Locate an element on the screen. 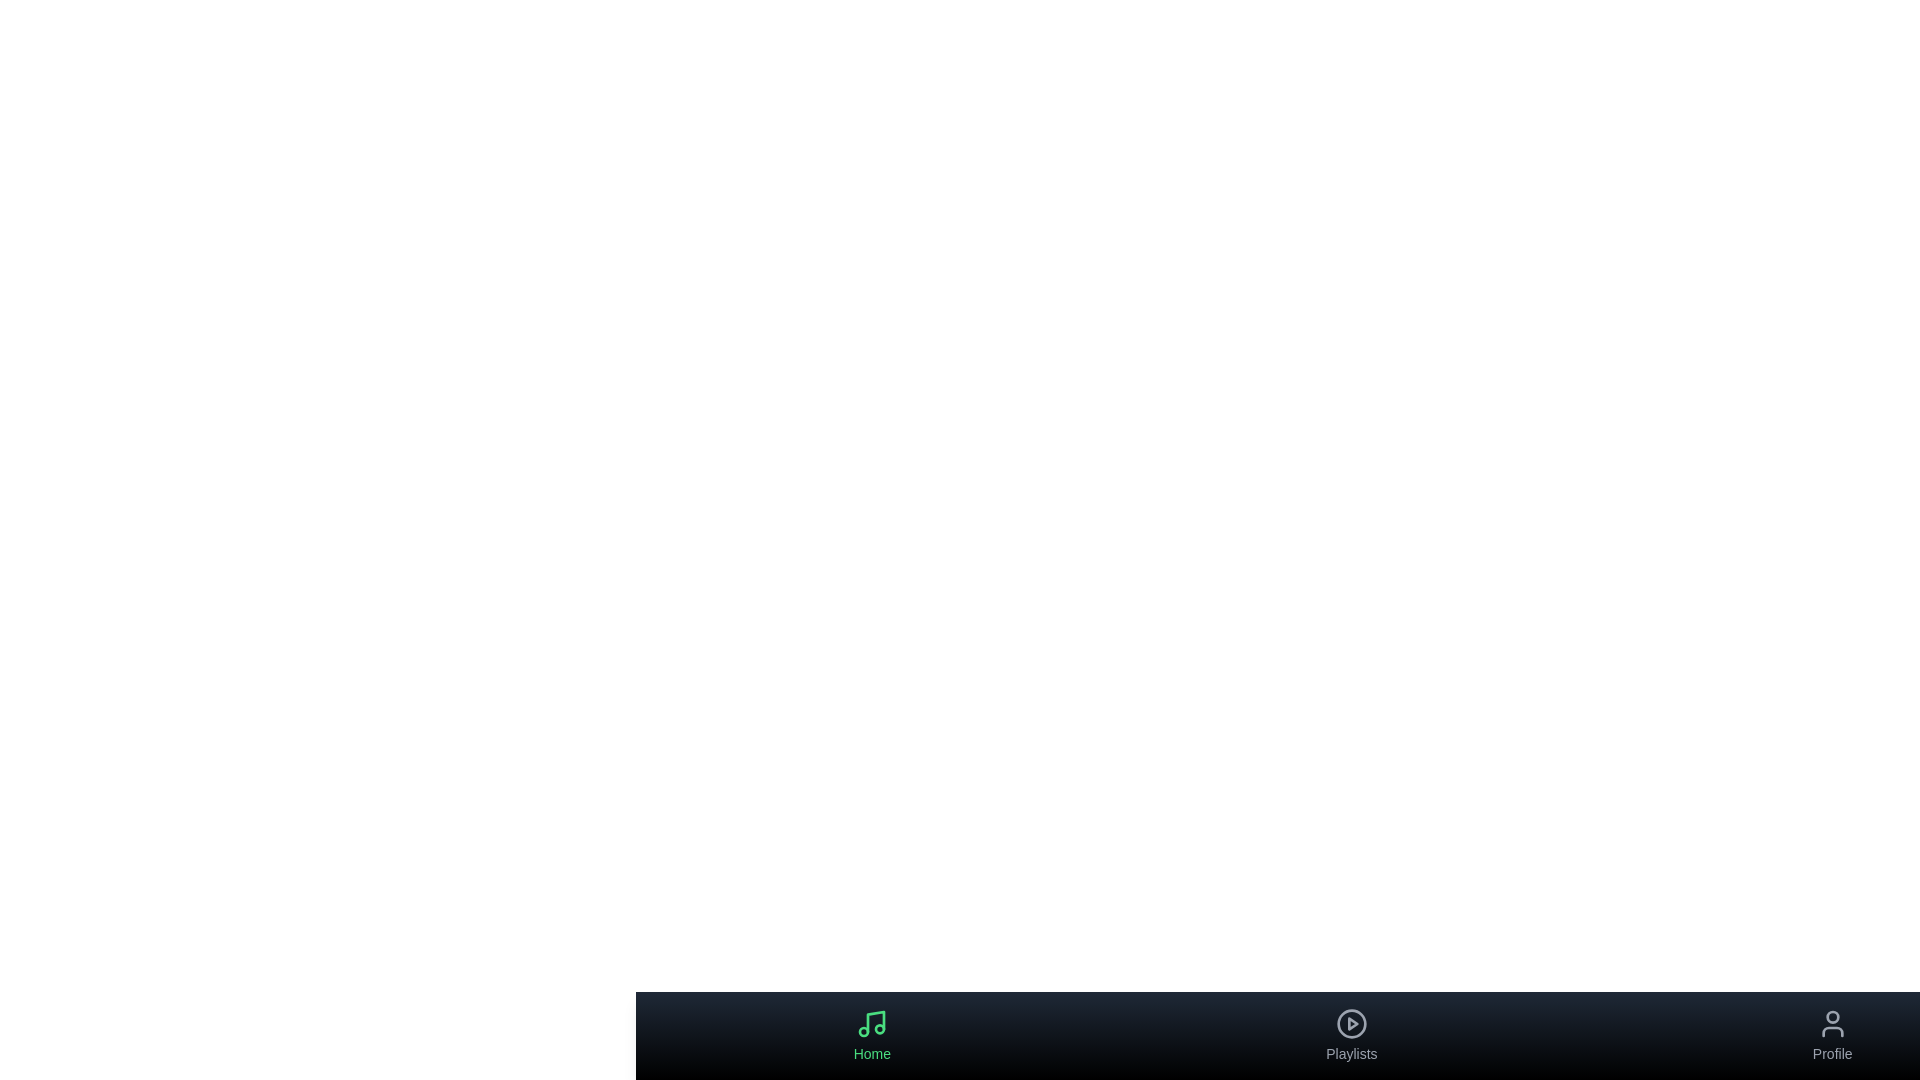 This screenshot has height=1080, width=1920. the Playlists tab to navigate to its section is located at coordinates (1352, 1035).